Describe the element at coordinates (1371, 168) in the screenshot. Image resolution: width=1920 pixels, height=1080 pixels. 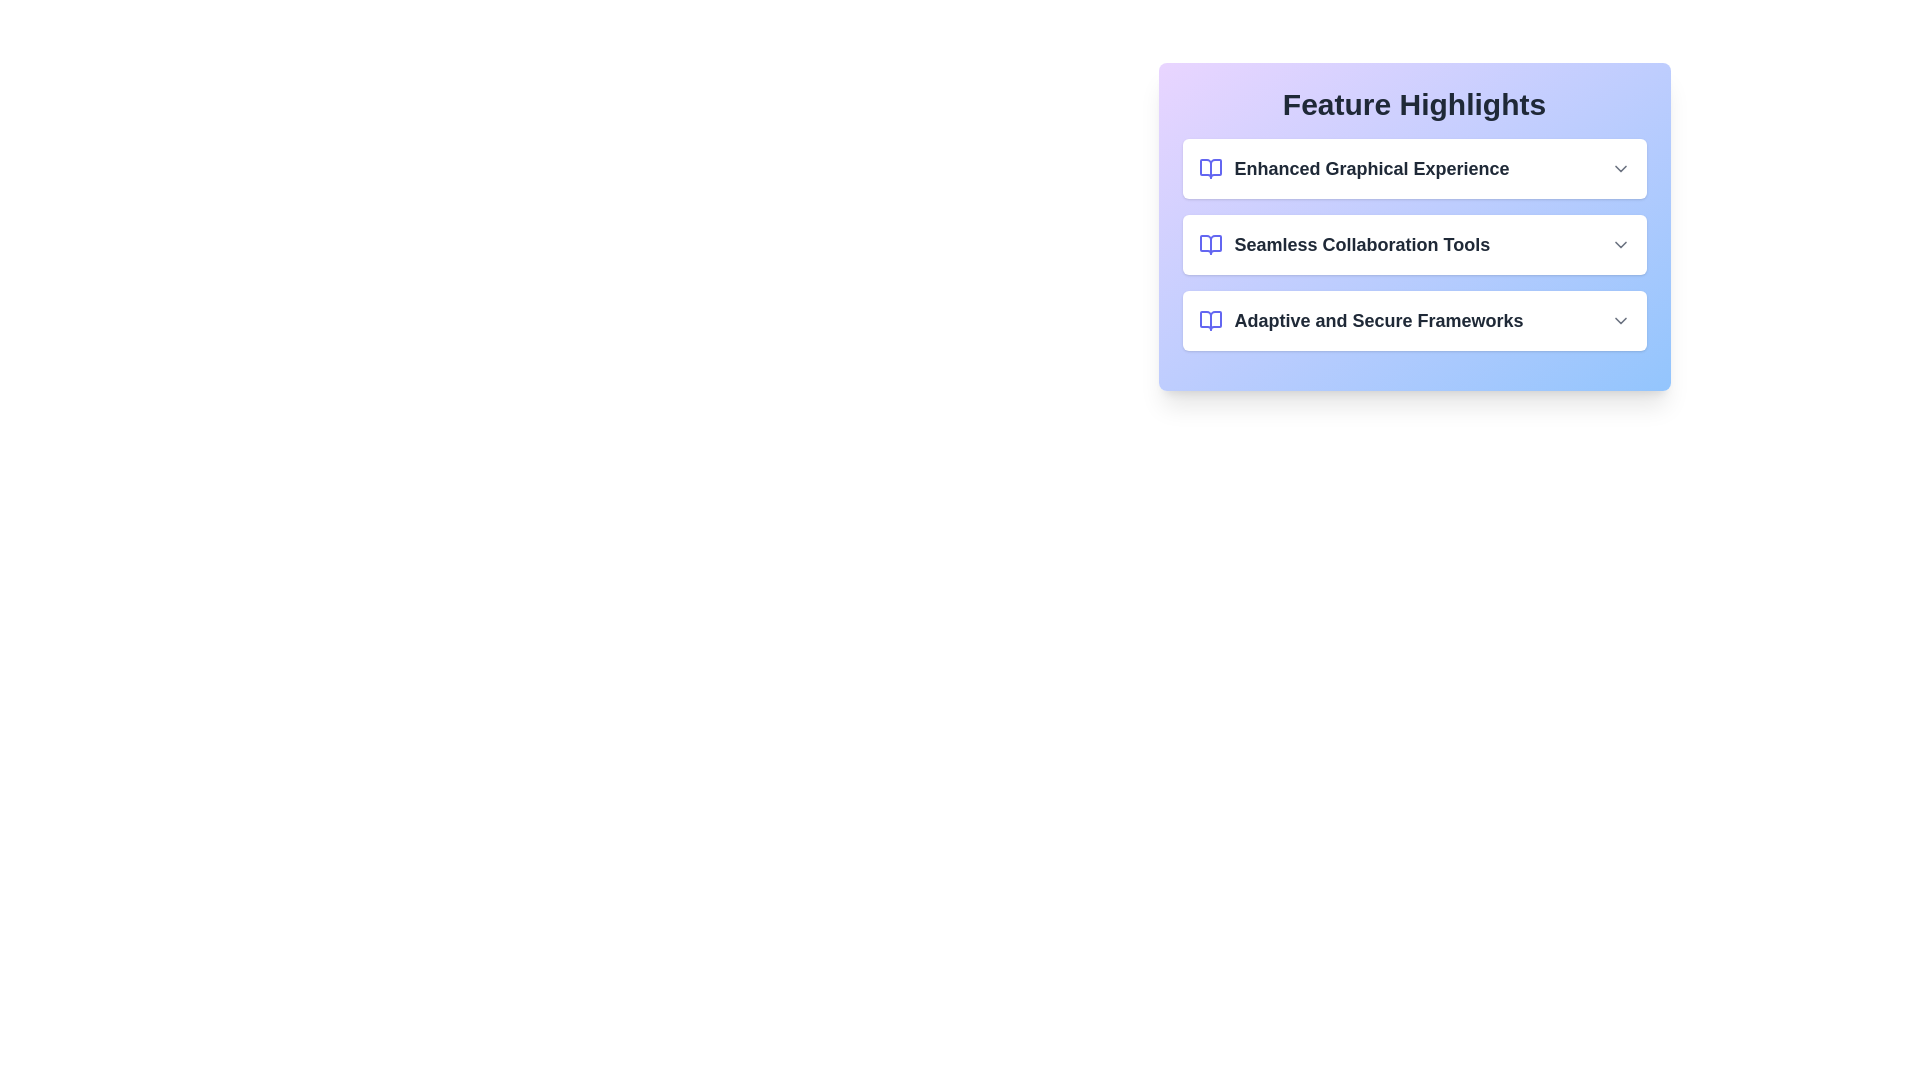
I see `the Text Label that describes the feature section located in the 'Feature Highlights' block, which is the first item in a vertical list and positioned to the right of a book icon` at that location.